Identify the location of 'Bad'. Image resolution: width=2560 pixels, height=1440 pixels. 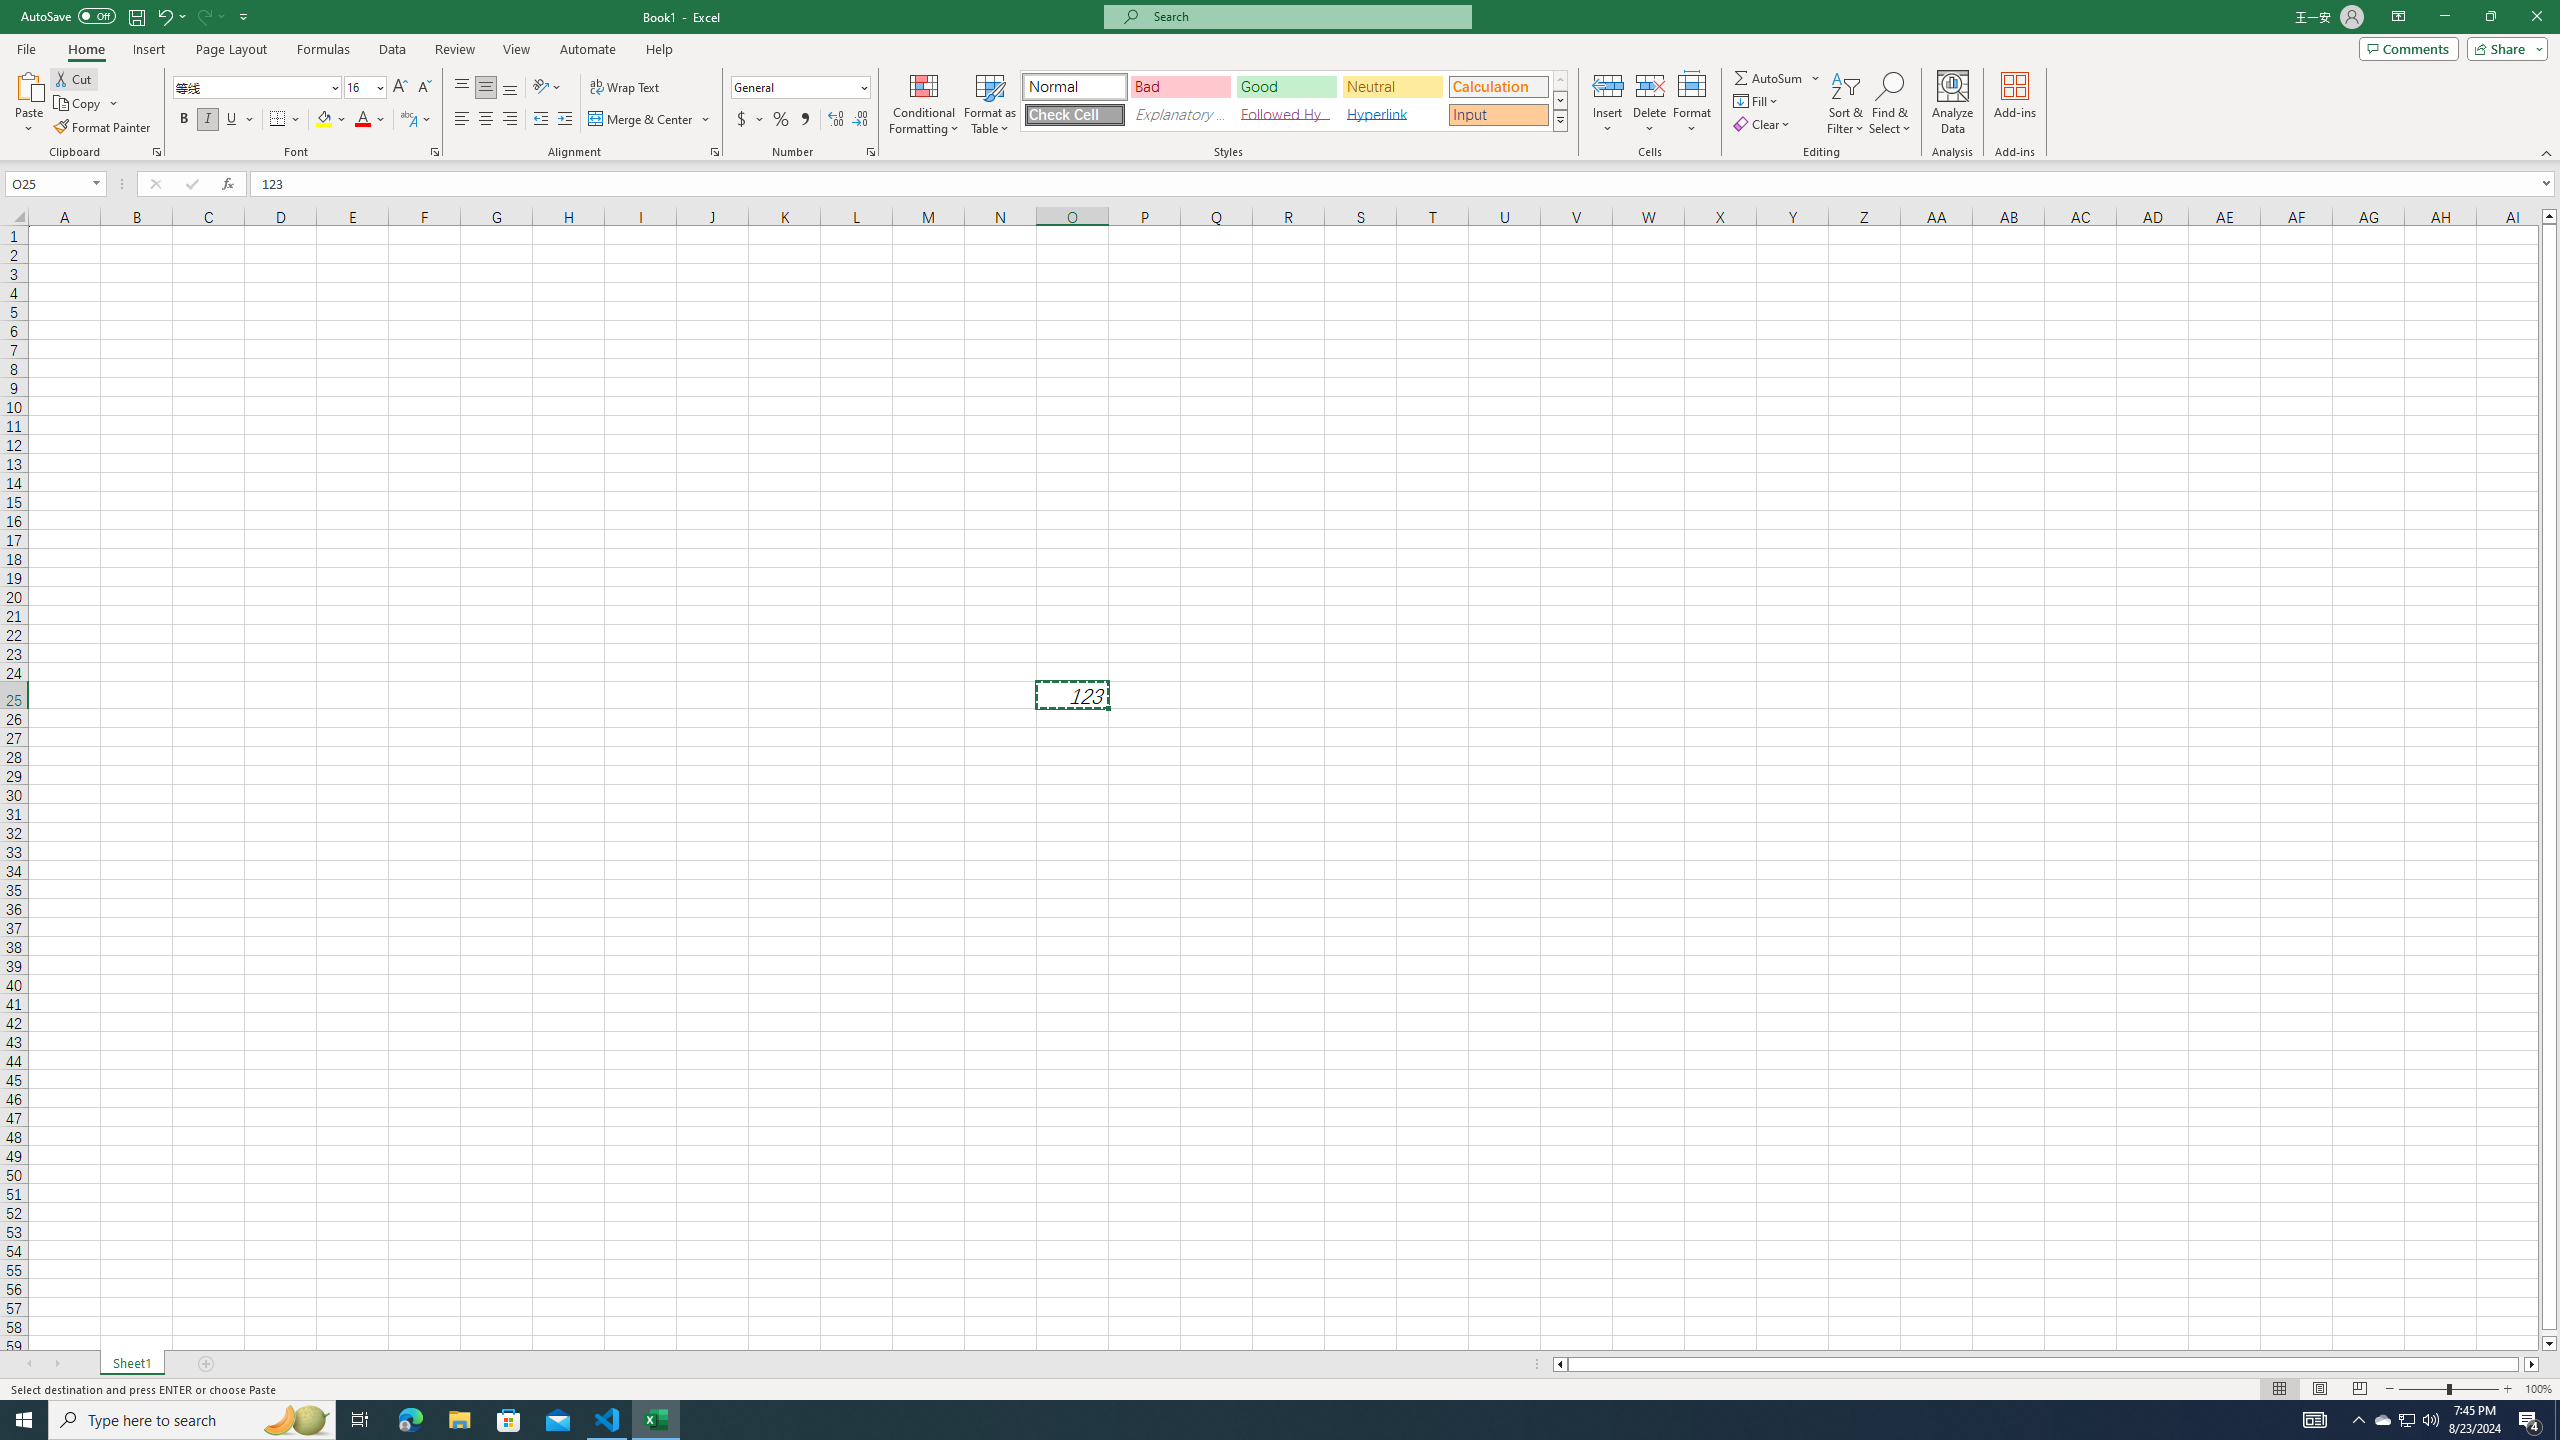
(1181, 87).